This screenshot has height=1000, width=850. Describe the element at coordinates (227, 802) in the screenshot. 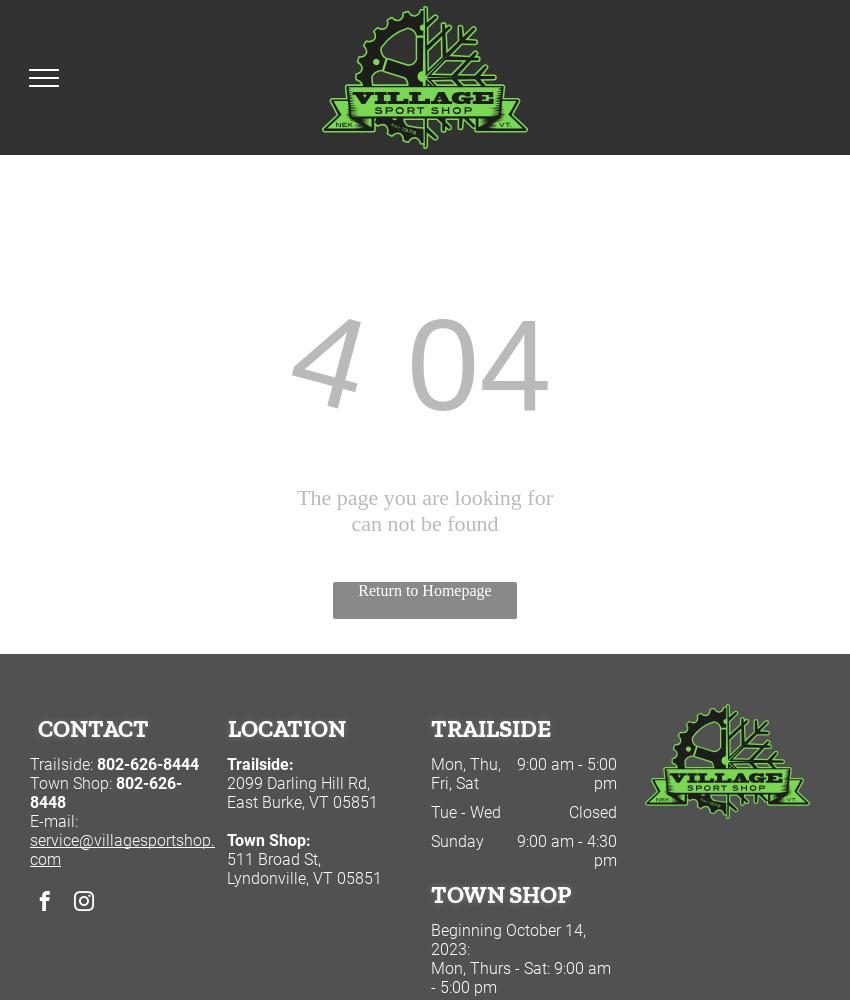

I see `'East Burke, VT 05851'` at that location.